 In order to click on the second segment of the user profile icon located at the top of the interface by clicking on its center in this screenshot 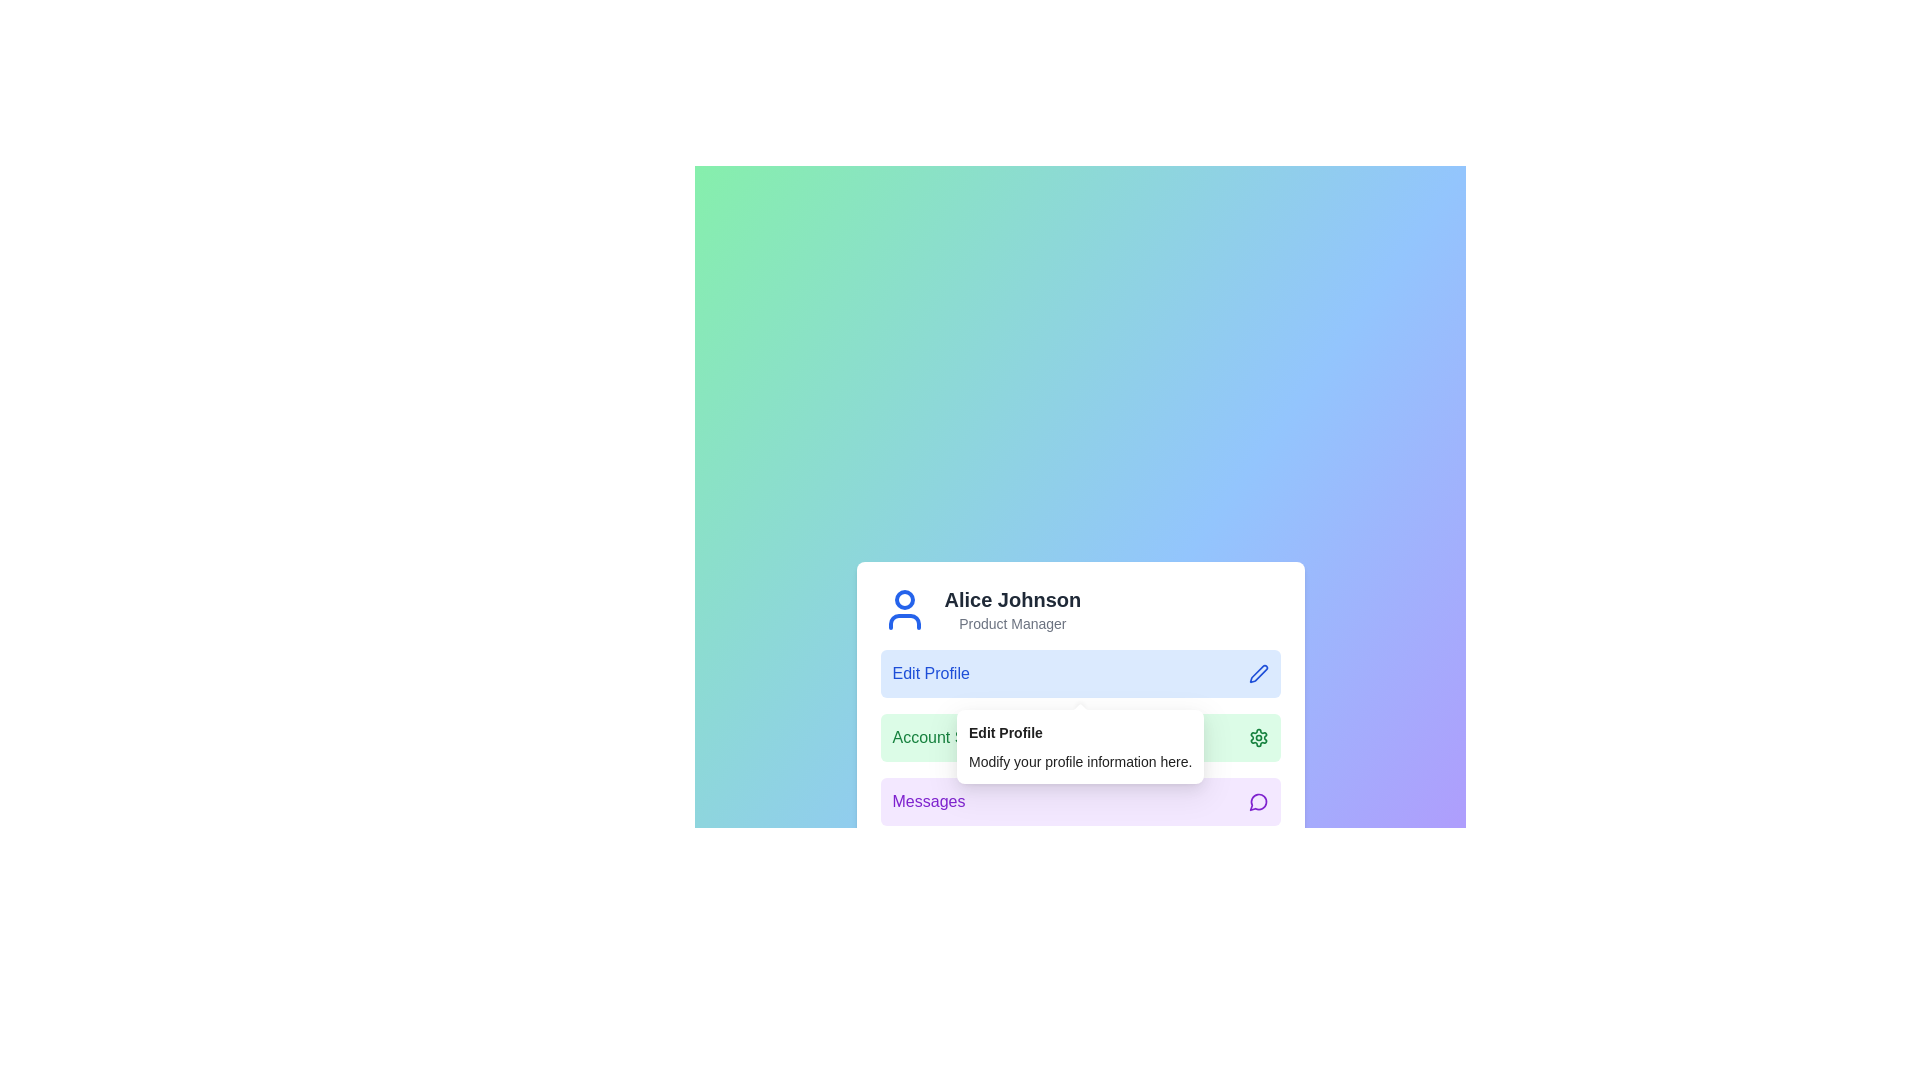, I will do `click(903, 620)`.